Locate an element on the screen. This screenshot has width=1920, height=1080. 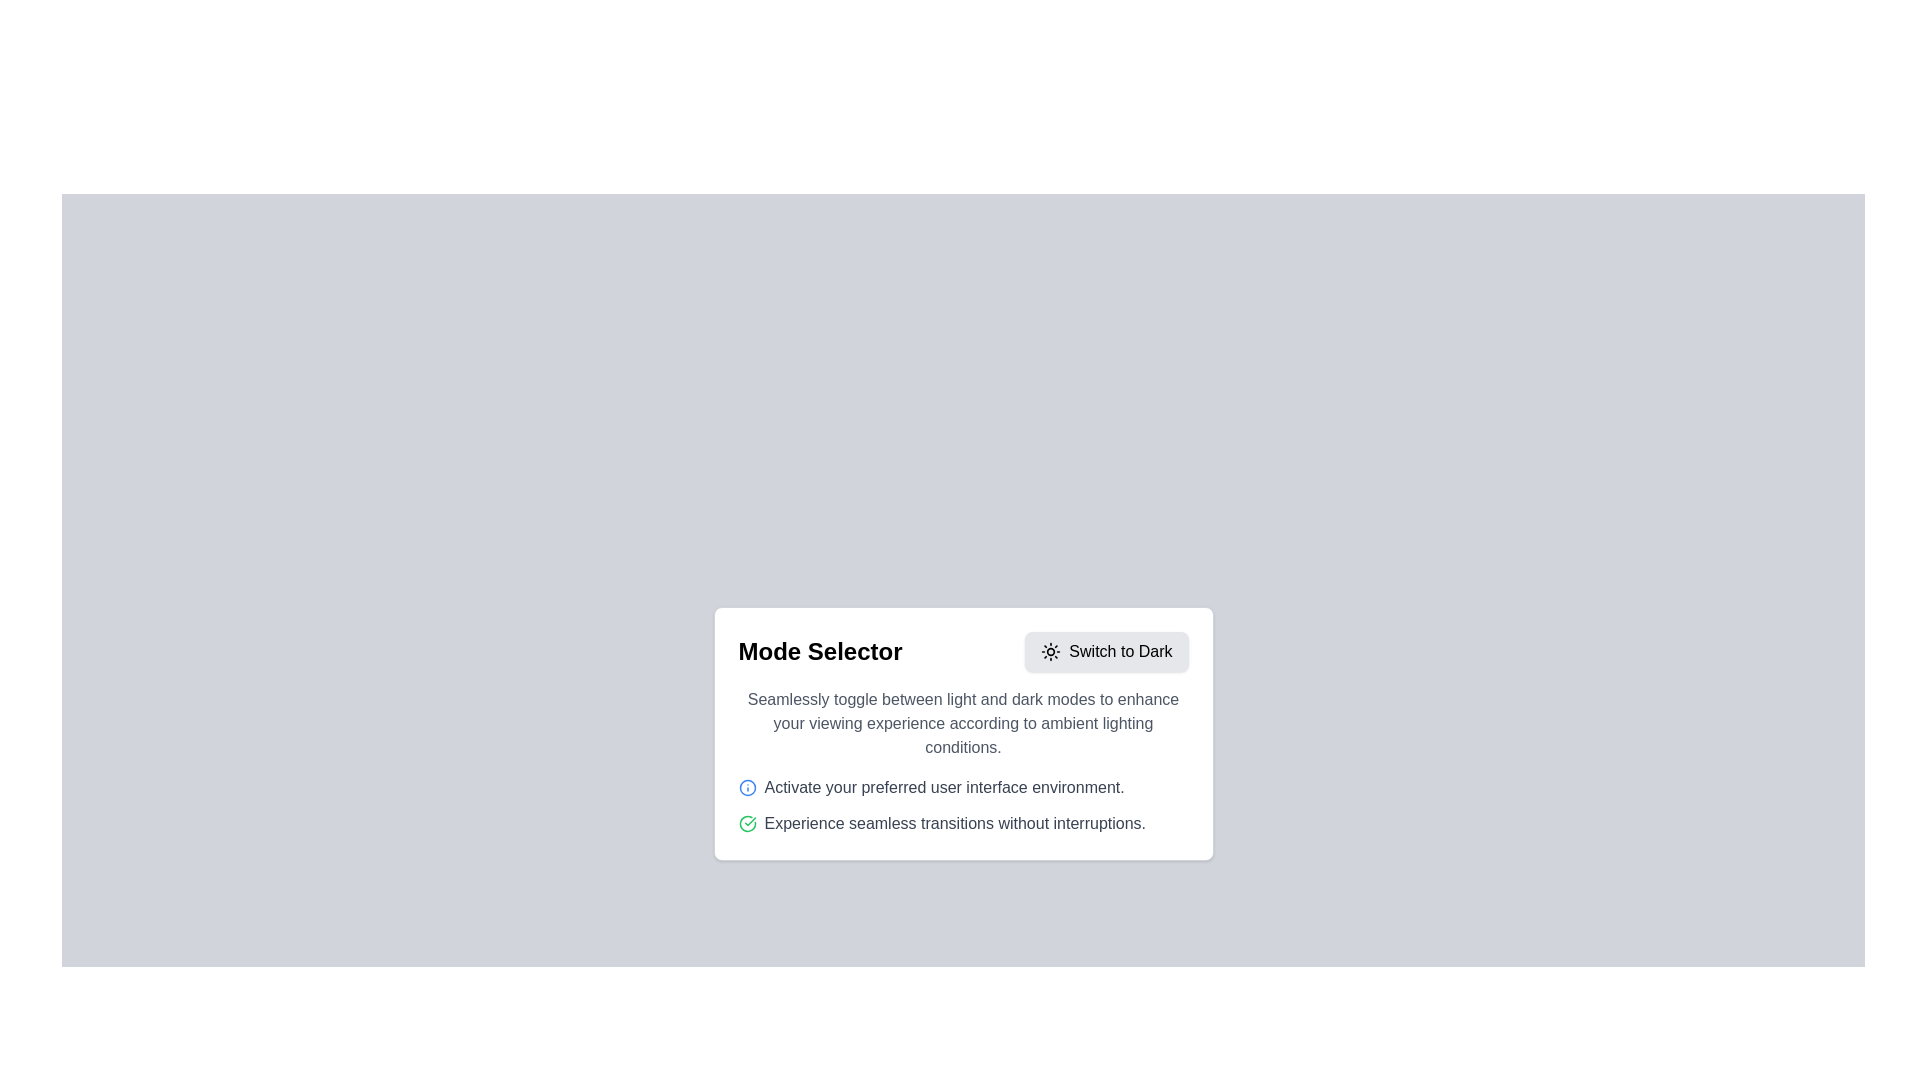
the text content element displaying 'Activate your preferred user interface environment.' which is styled in dark-gray against a light background, located below the card heading is located at coordinates (943, 786).